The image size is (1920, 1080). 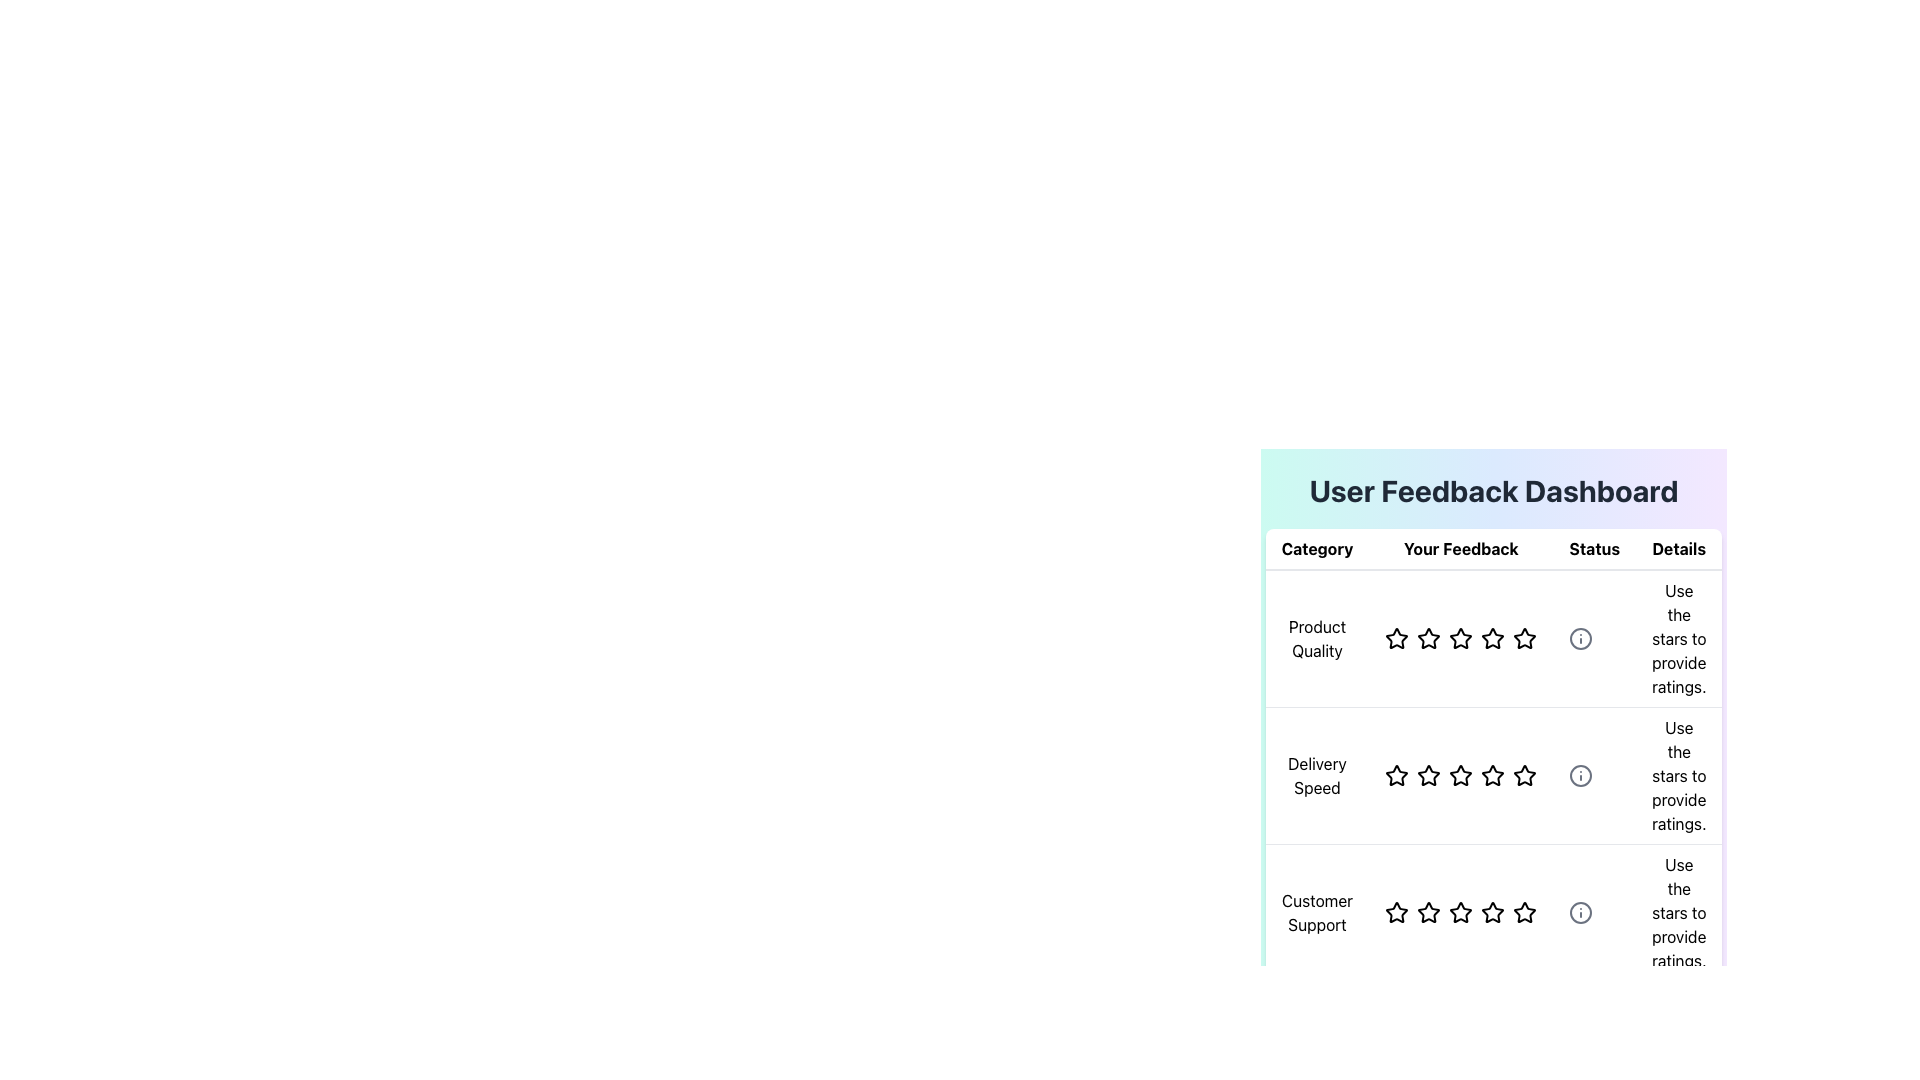 What do you see at coordinates (1679, 549) in the screenshot?
I see `text from the Table Header labeled 'Details', which is styled in a bold font and is the fourth element in the header row of the table` at bounding box center [1679, 549].